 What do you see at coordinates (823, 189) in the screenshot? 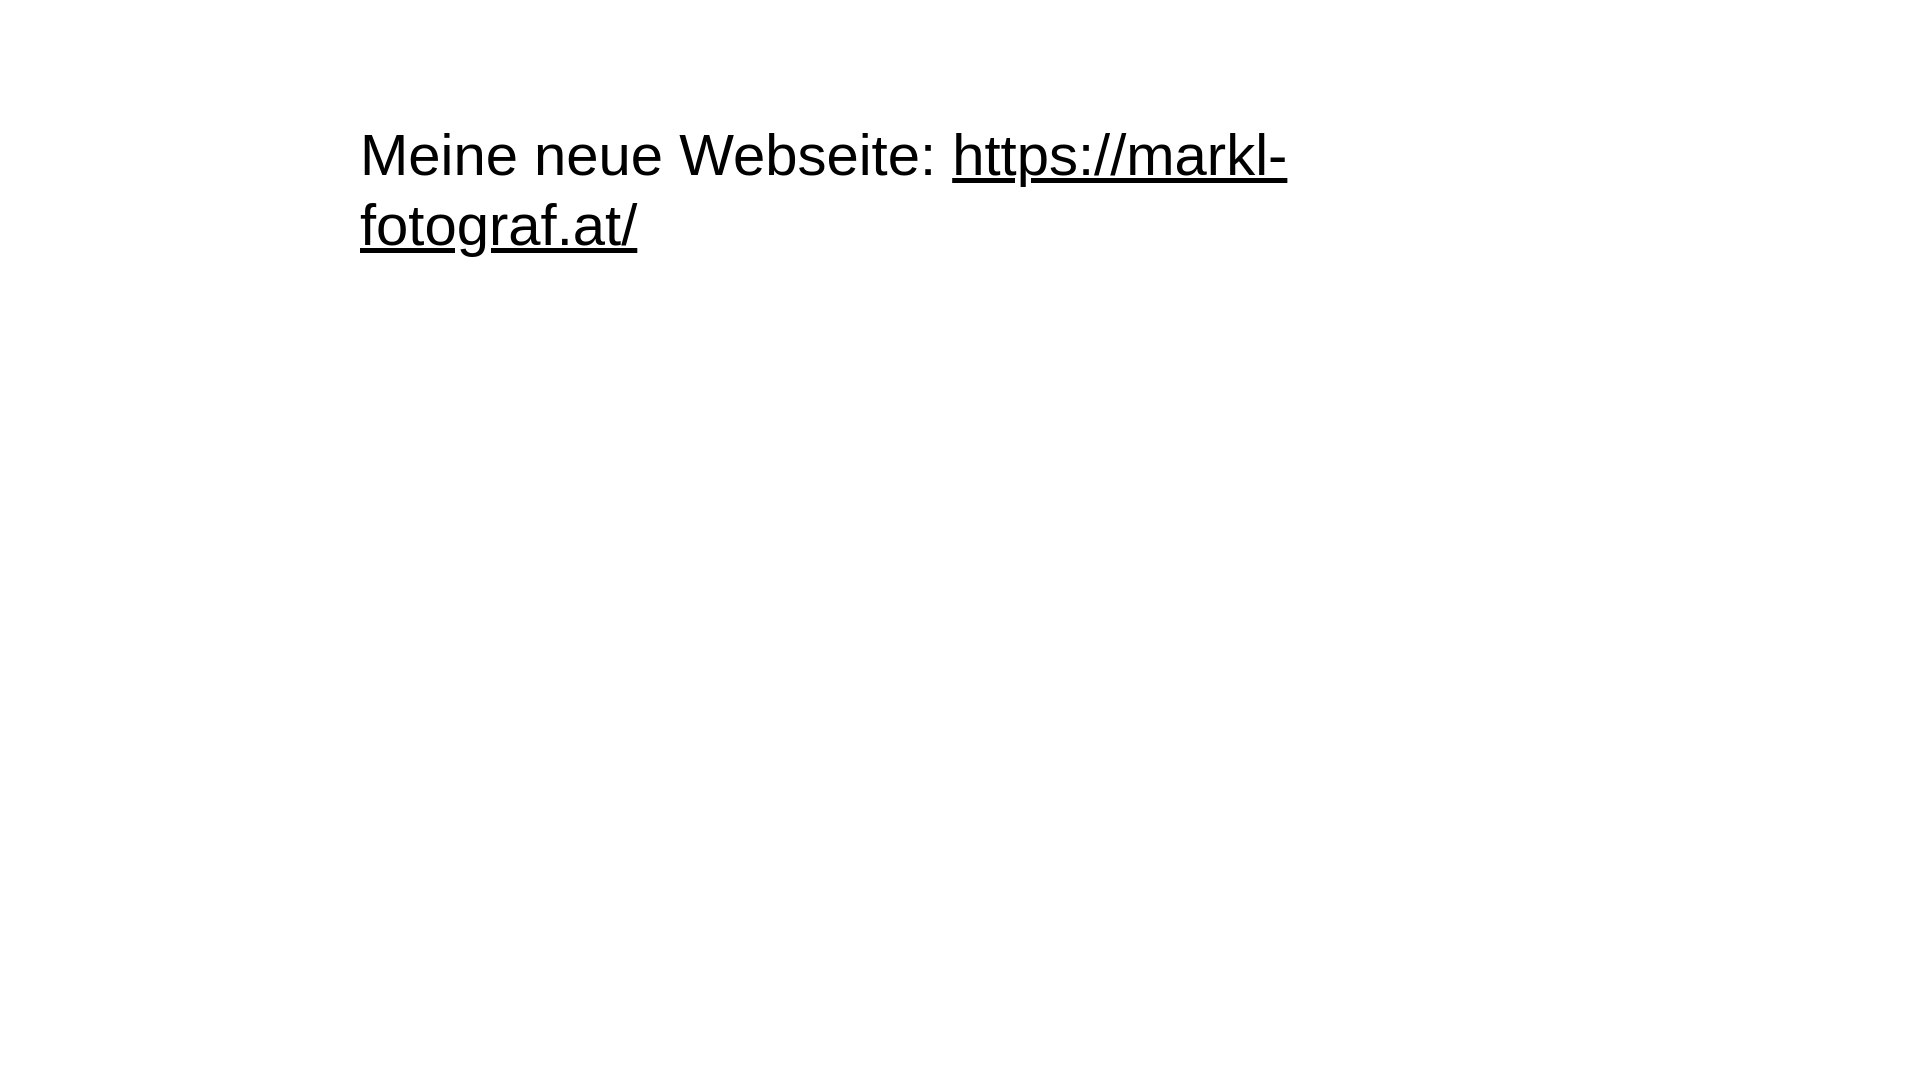
I see `'https://markl-fotograf.at/'` at bounding box center [823, 189].